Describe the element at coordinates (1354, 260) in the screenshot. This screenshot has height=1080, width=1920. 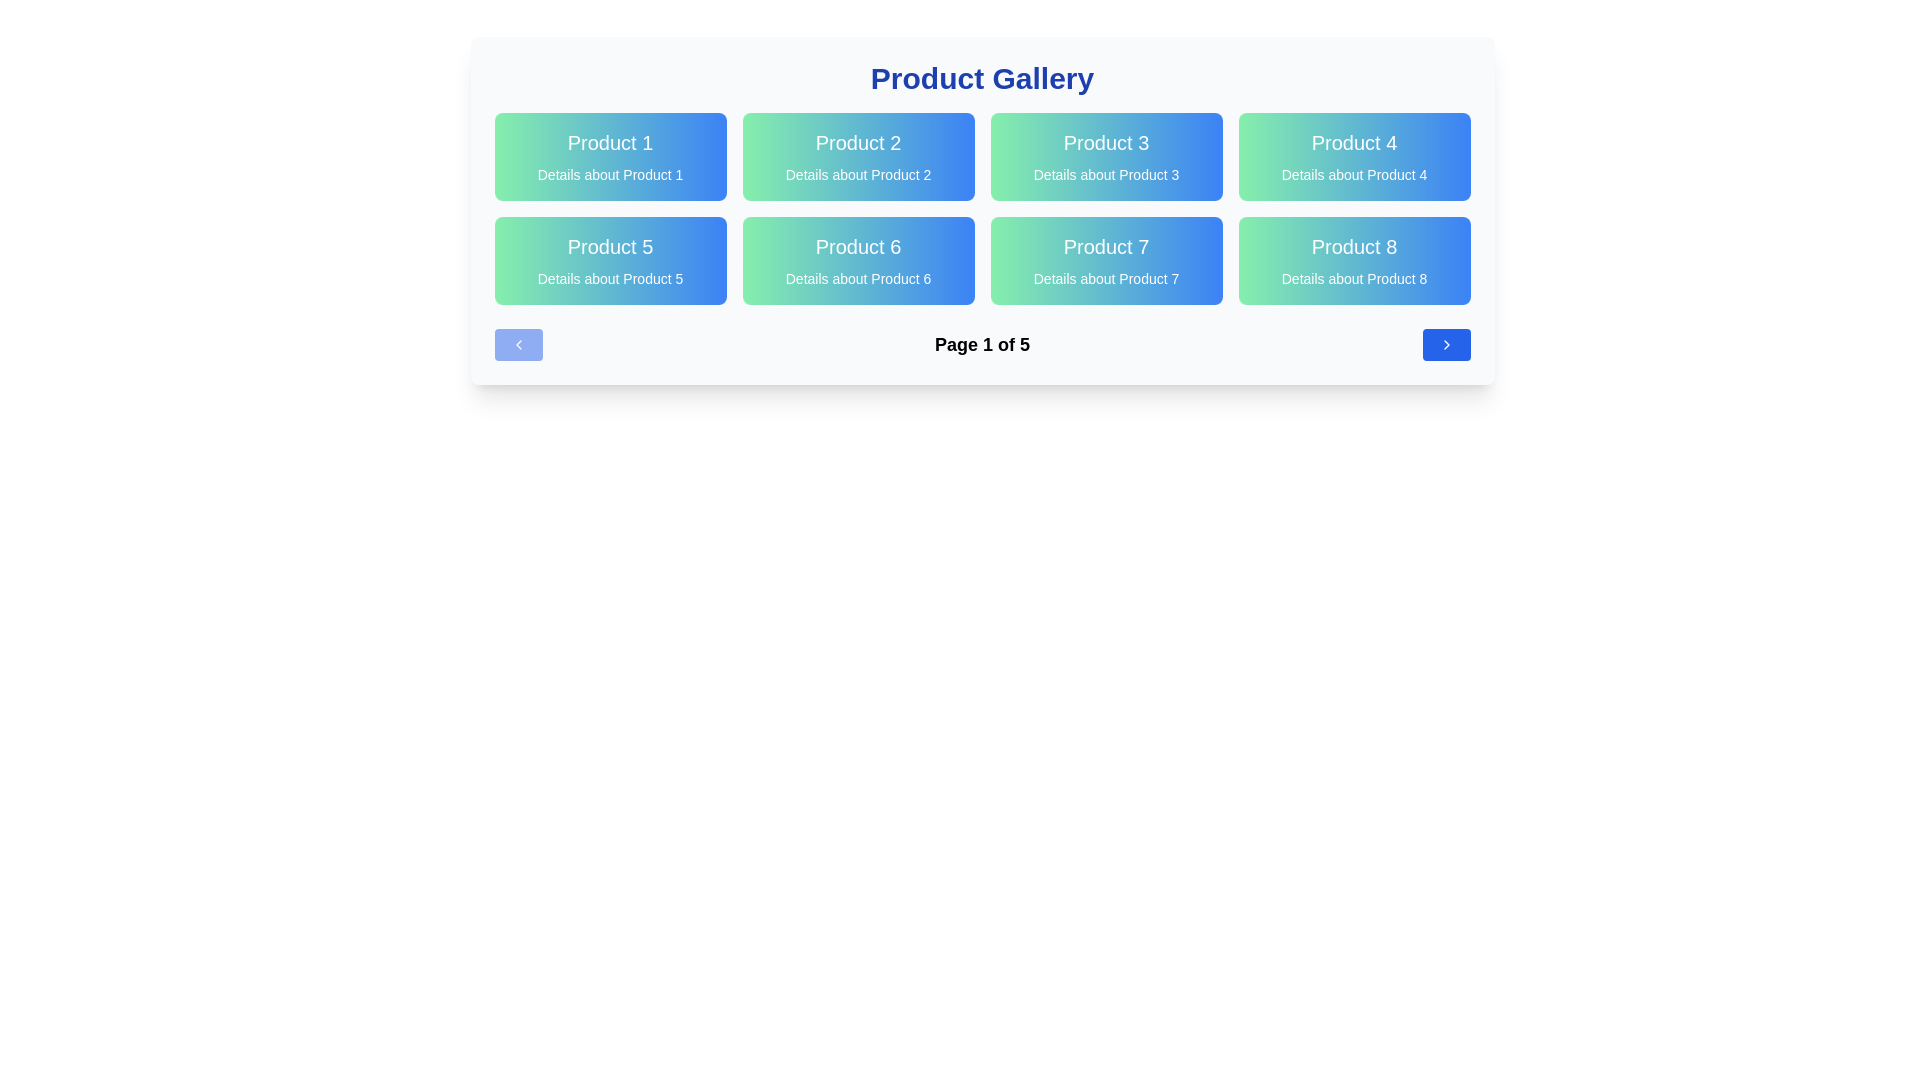
I see `the product card for 'Product 8', located at the bottom-right corner of the grid, which allows users` at that location.